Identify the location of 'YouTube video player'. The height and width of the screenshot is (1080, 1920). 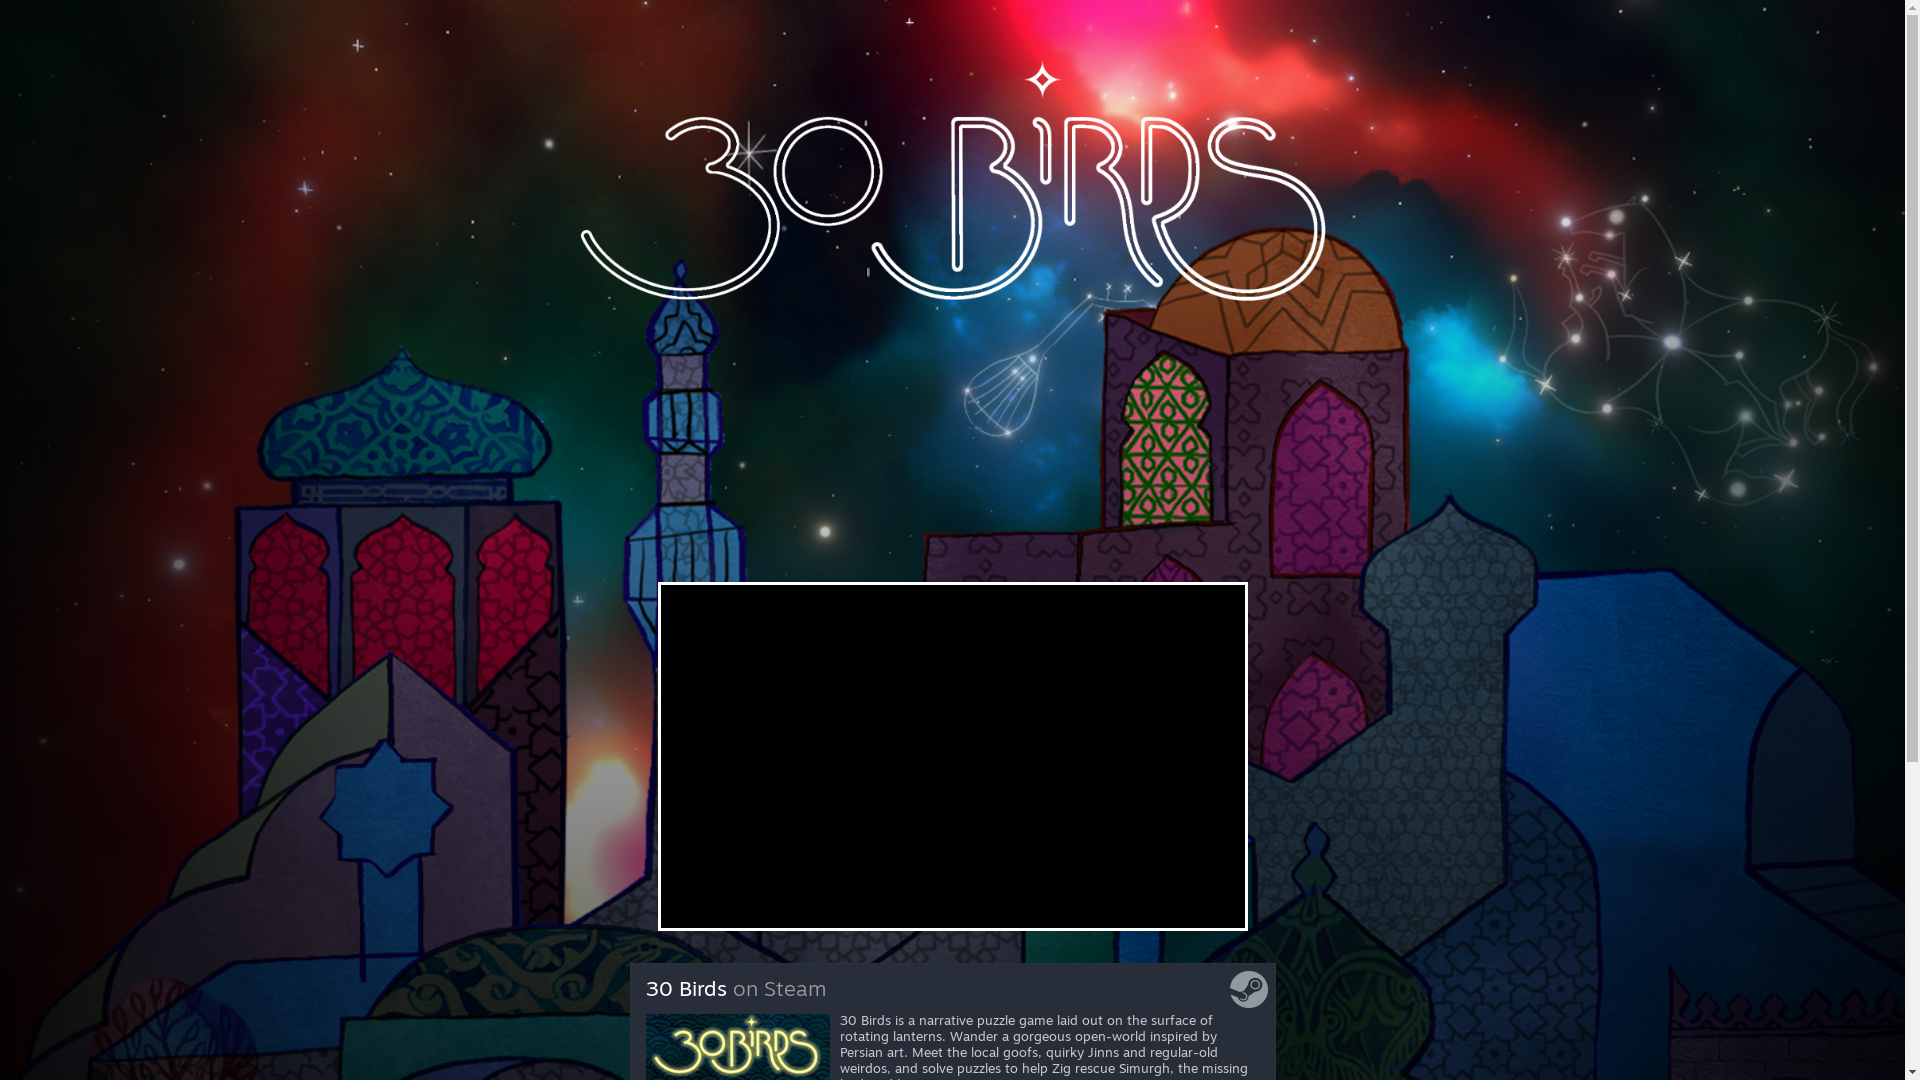
(939, 754).